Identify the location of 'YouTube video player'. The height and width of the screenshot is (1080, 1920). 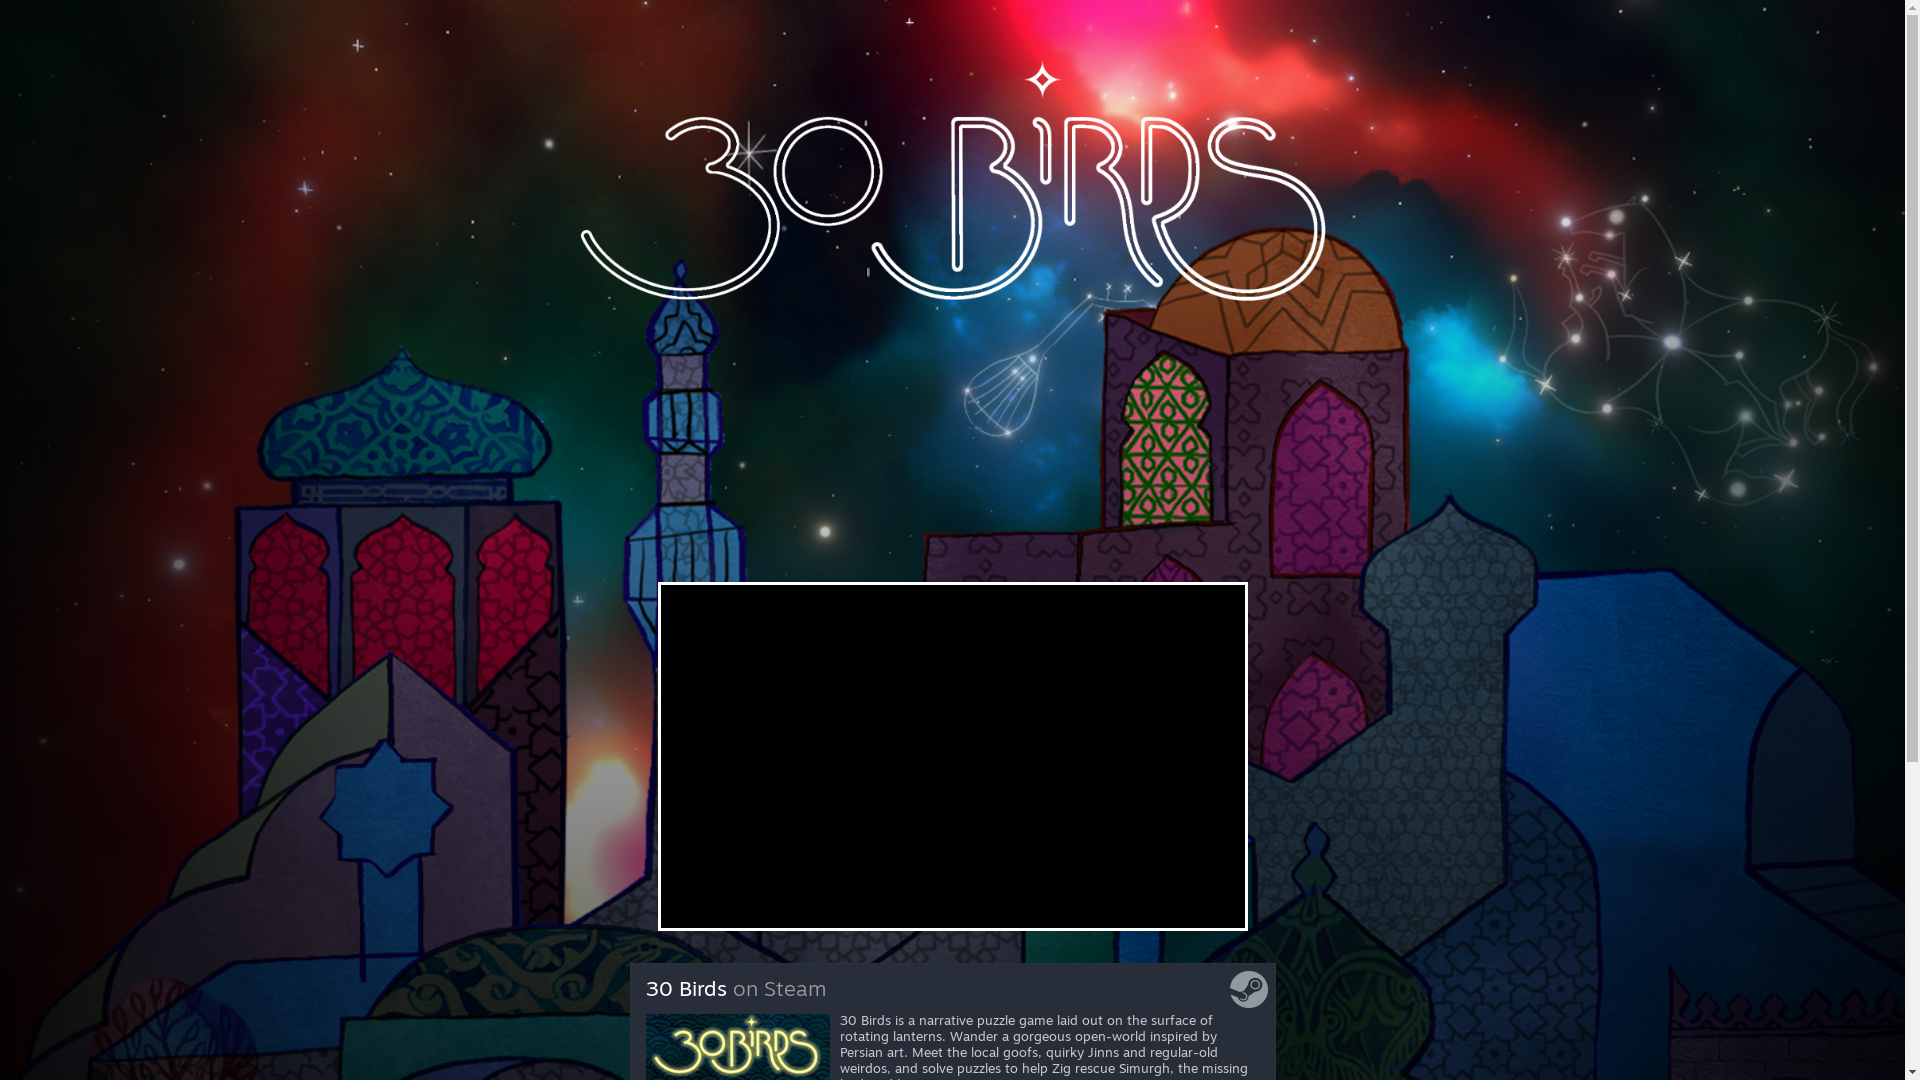
(939, 754).